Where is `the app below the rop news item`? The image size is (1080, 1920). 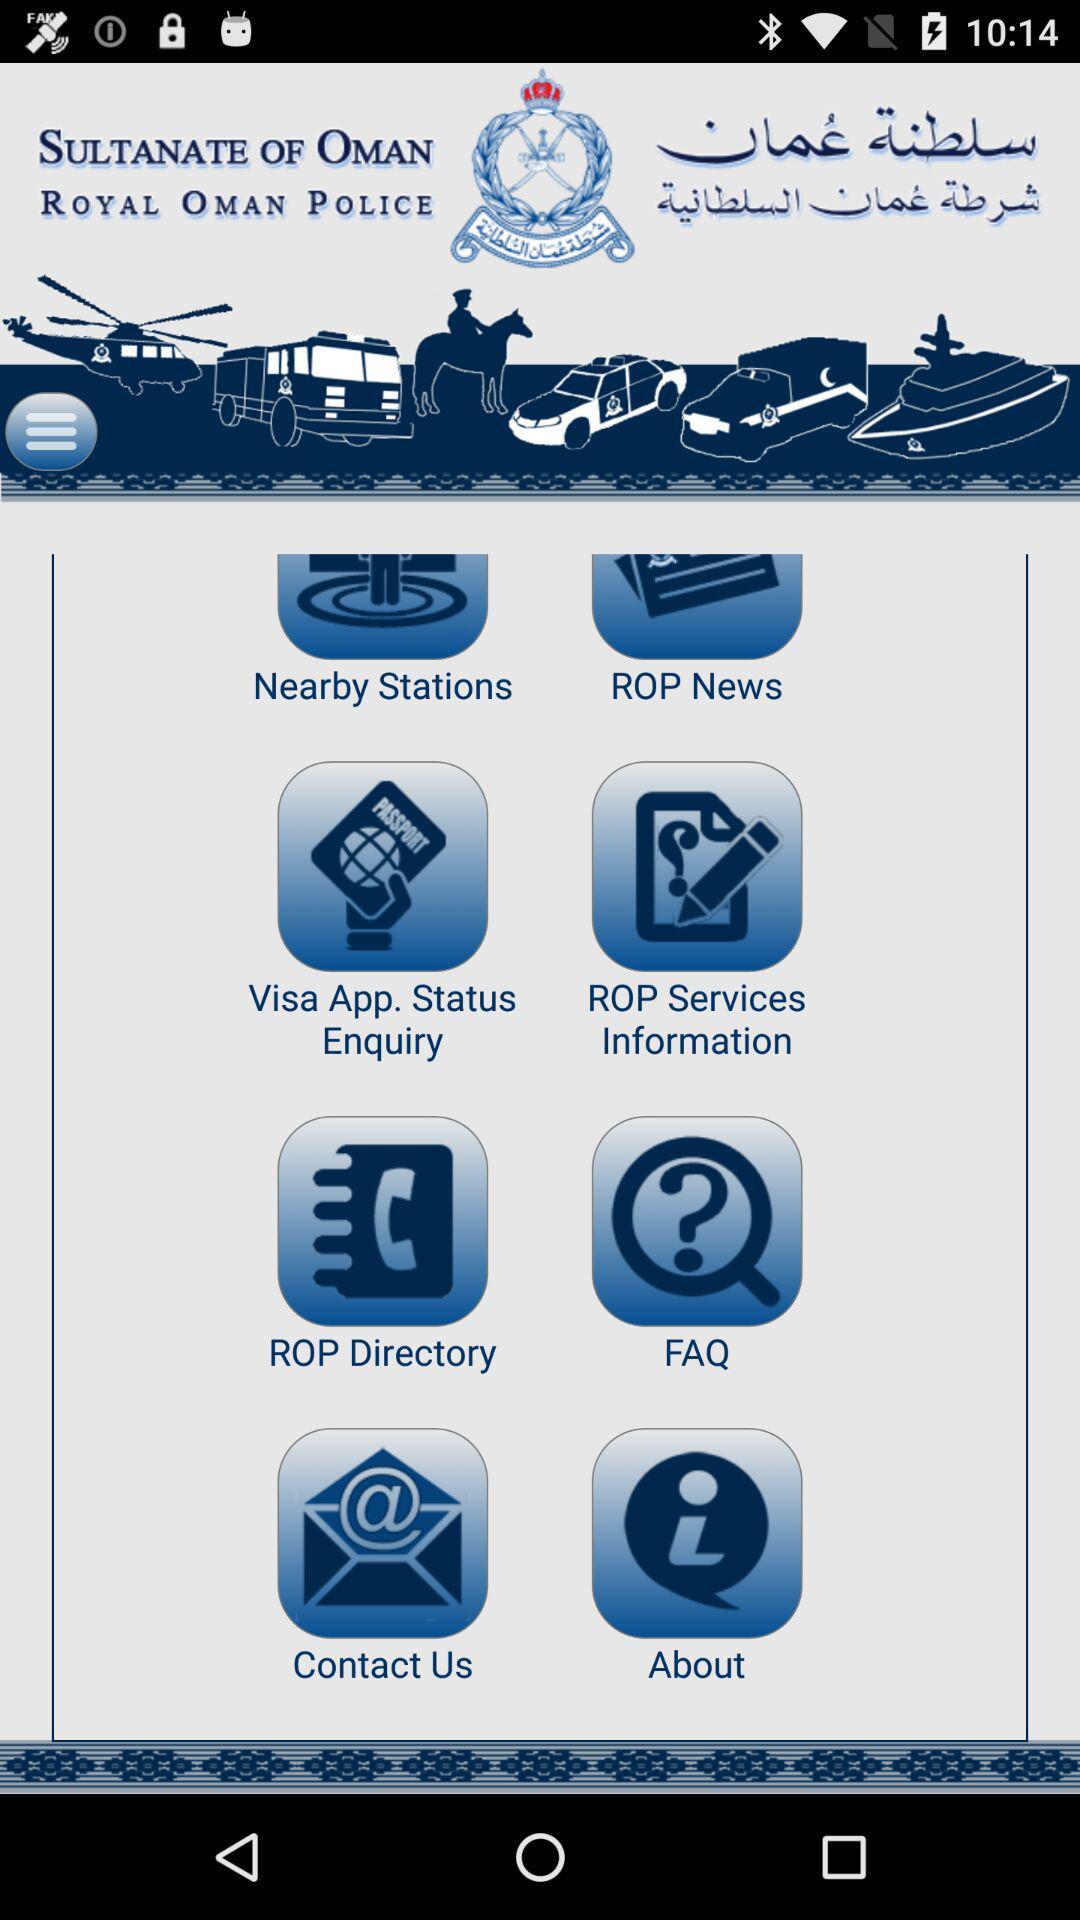
the app below the rop news item is located at coordinates (696, 866).